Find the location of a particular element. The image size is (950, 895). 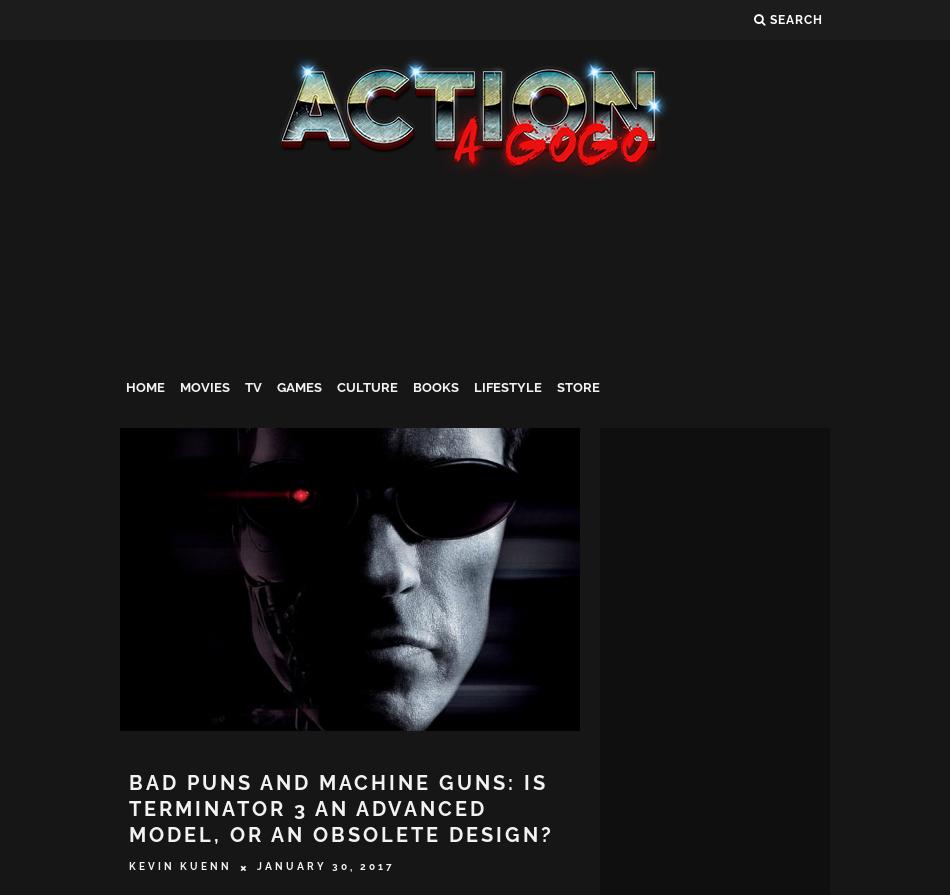

'Books' is located at coordinates (434, 387).